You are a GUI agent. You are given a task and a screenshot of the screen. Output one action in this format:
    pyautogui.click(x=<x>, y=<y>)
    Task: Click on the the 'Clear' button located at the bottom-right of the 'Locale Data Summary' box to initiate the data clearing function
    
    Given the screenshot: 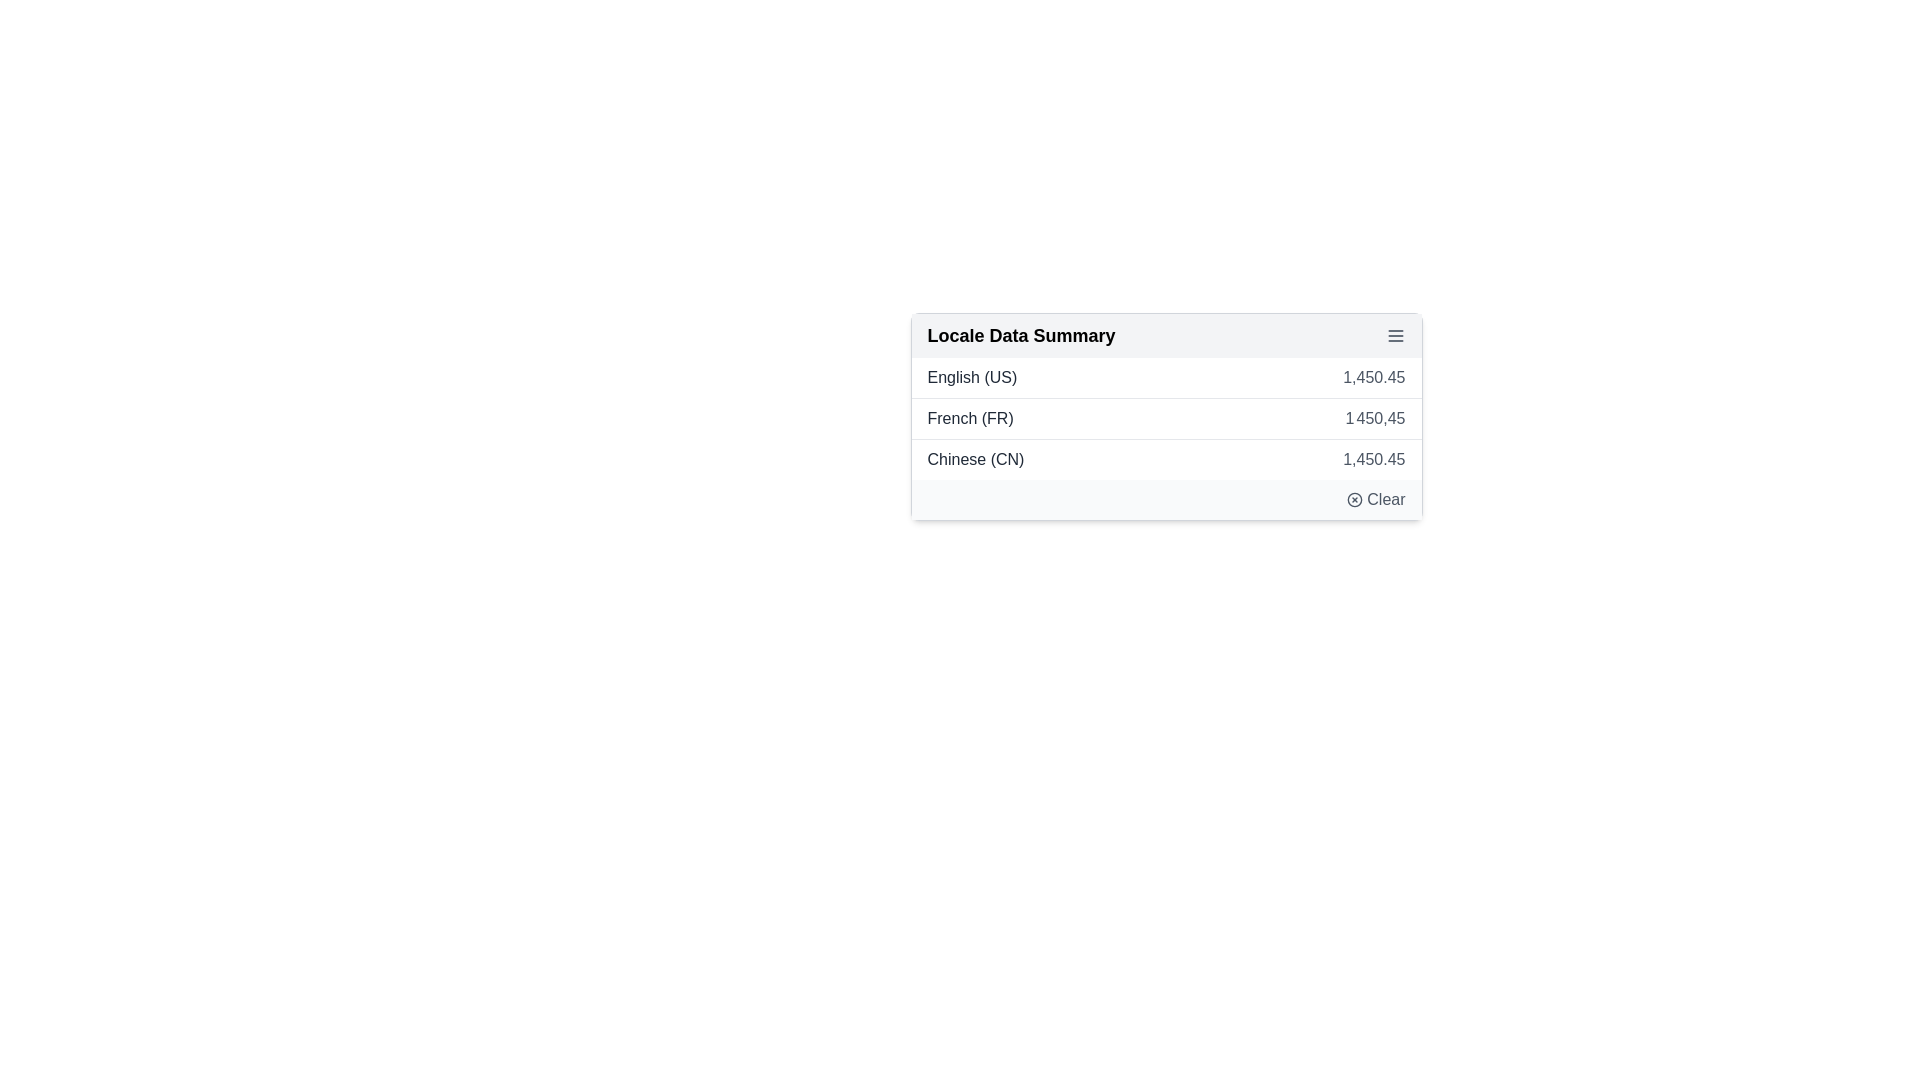 What is the action you would take?
    pyautogui.click(x=1166, y=499)
    